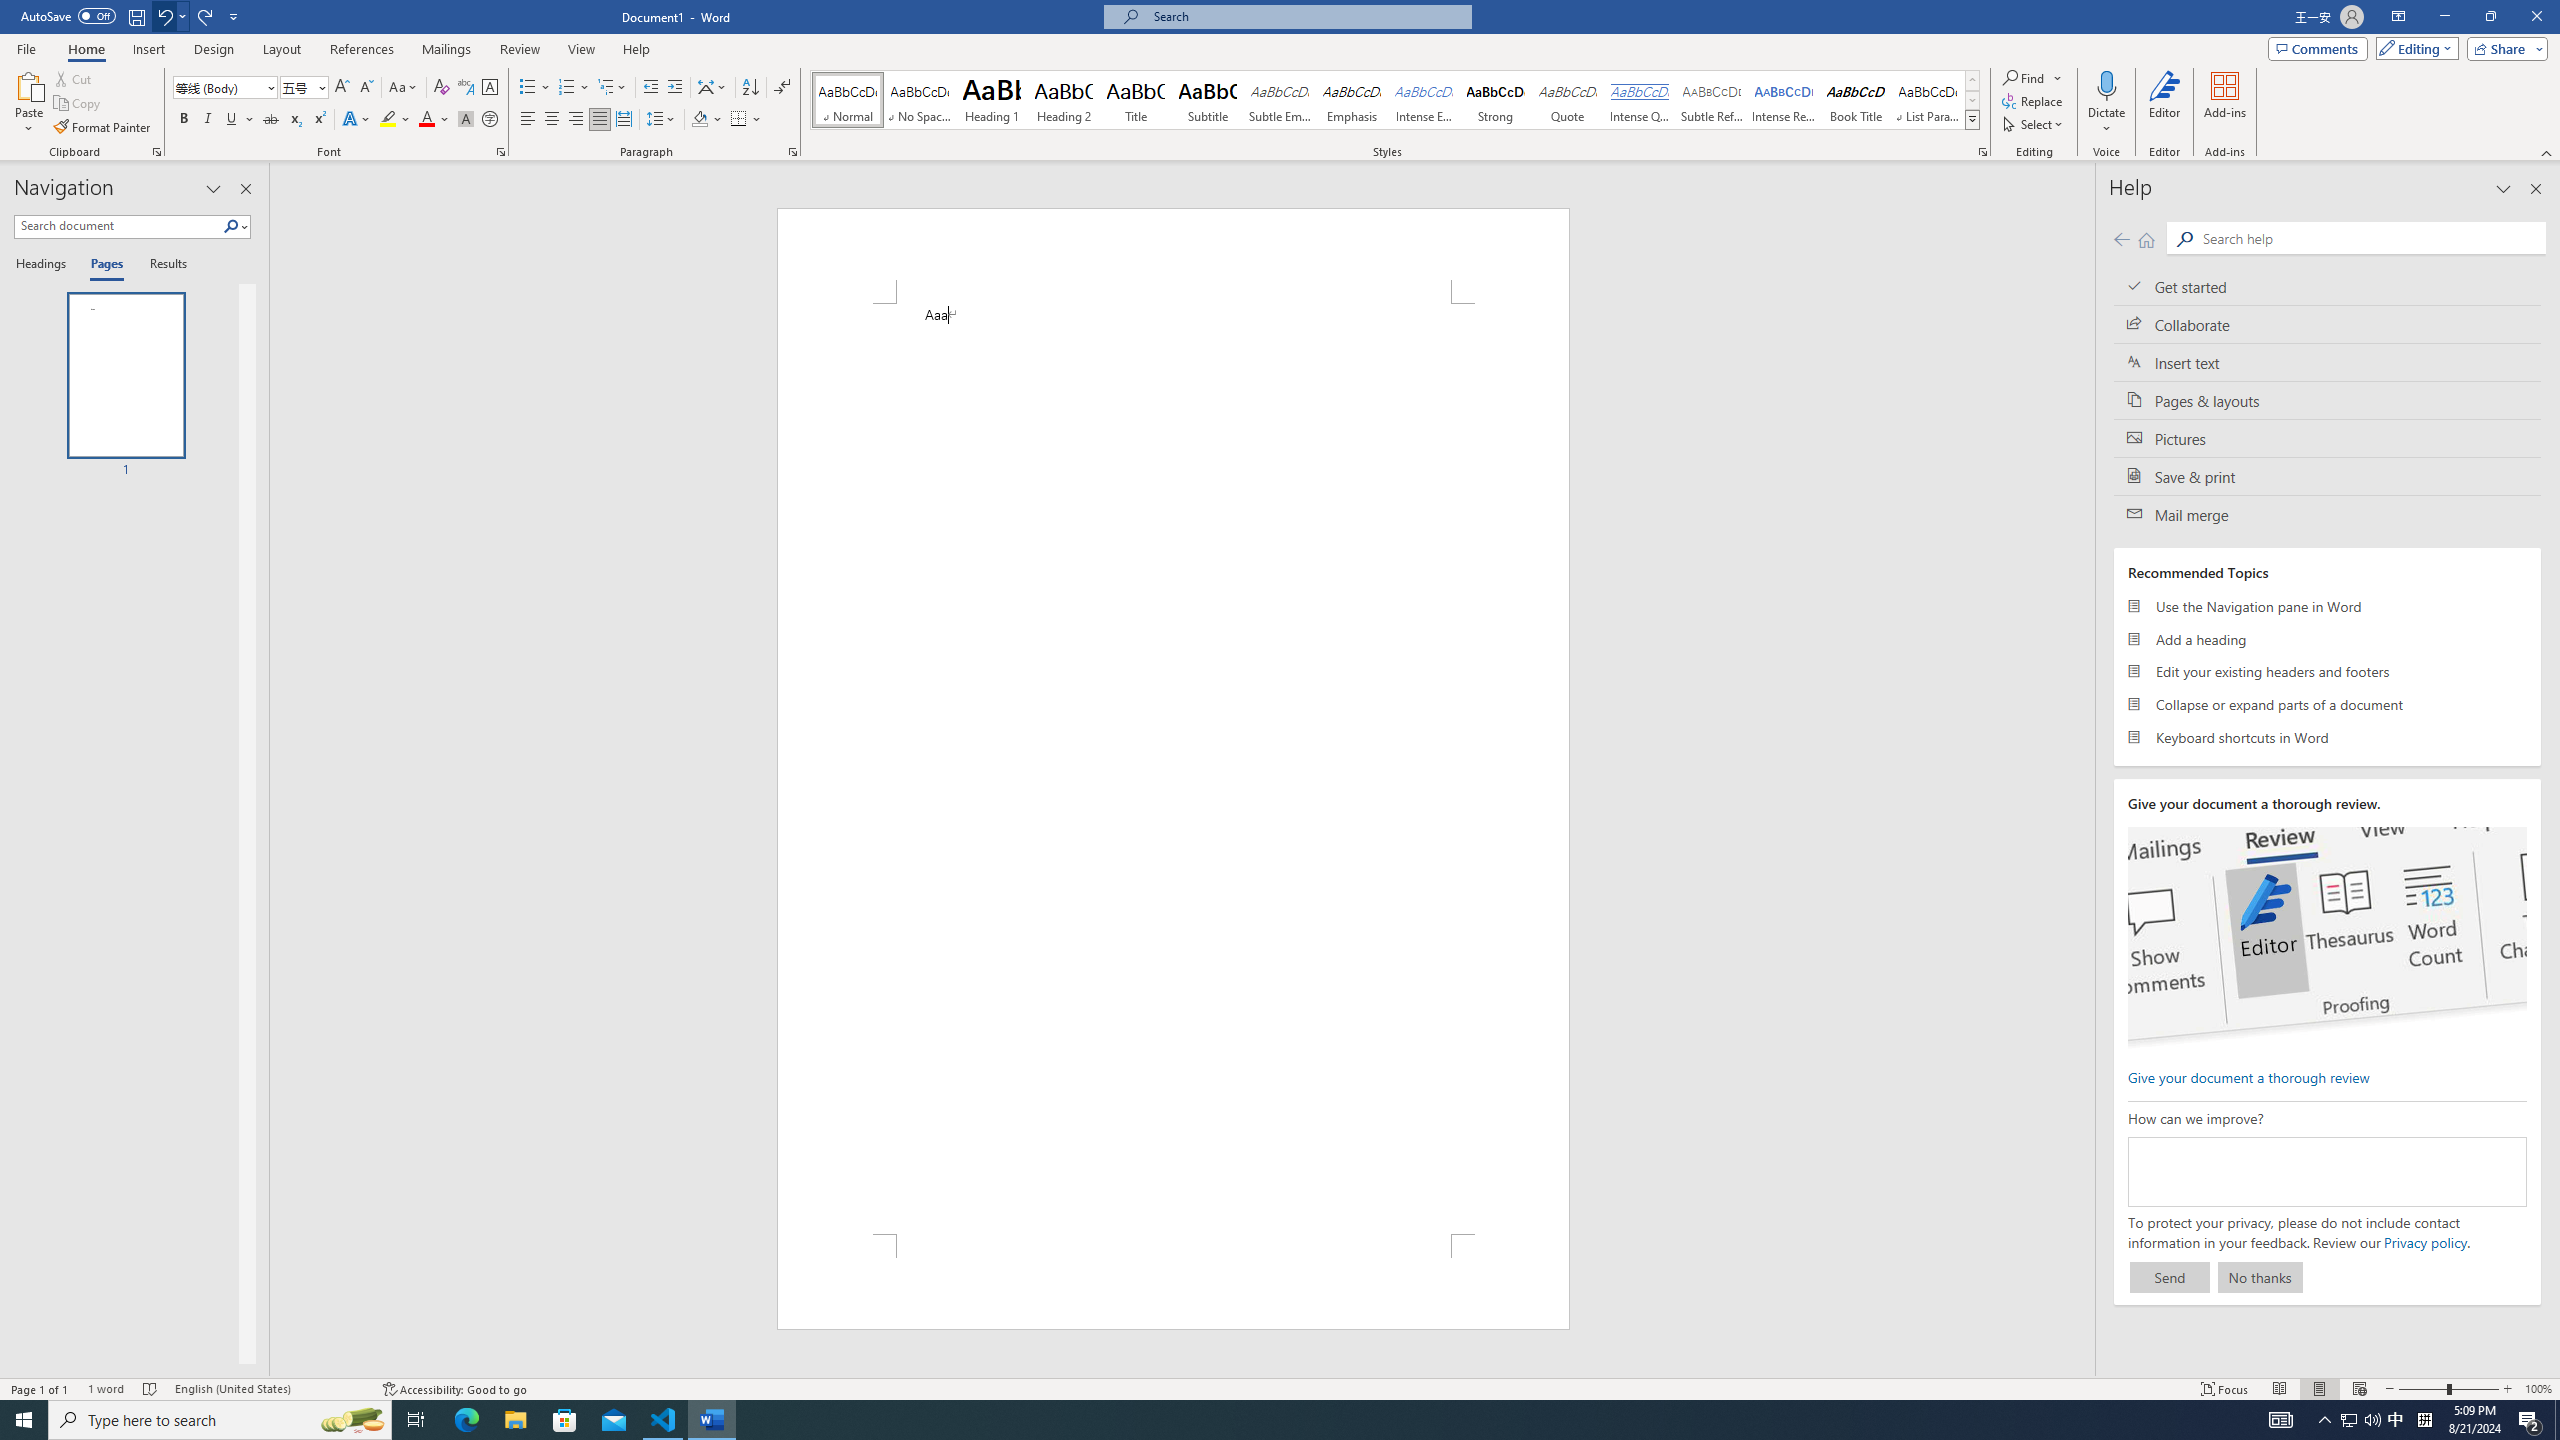  I want to click on 'Phonetic Guide...', so click(464, 87).